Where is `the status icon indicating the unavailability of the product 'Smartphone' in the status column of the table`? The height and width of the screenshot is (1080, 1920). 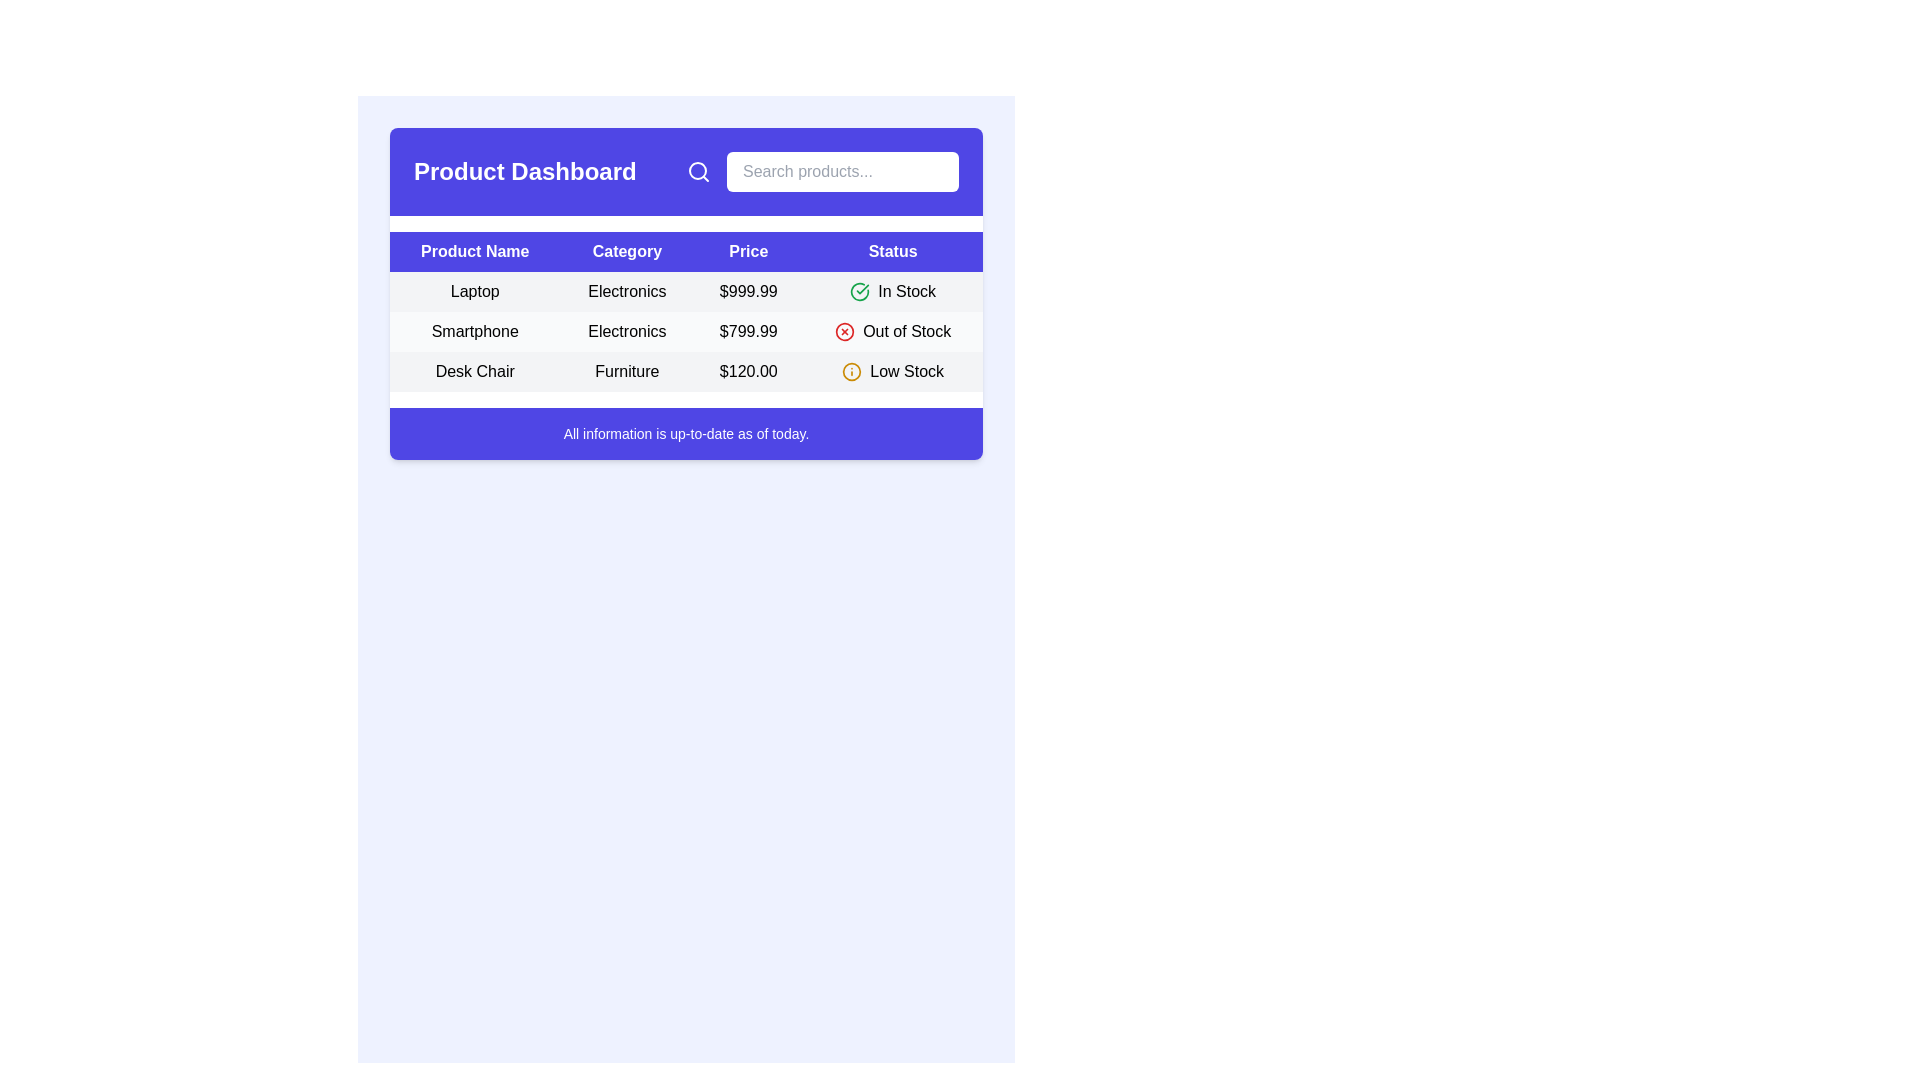
the status icon indicating the unavailability of the product 'Smartphone' in the status column of the table is located at coordinates (891, 330).